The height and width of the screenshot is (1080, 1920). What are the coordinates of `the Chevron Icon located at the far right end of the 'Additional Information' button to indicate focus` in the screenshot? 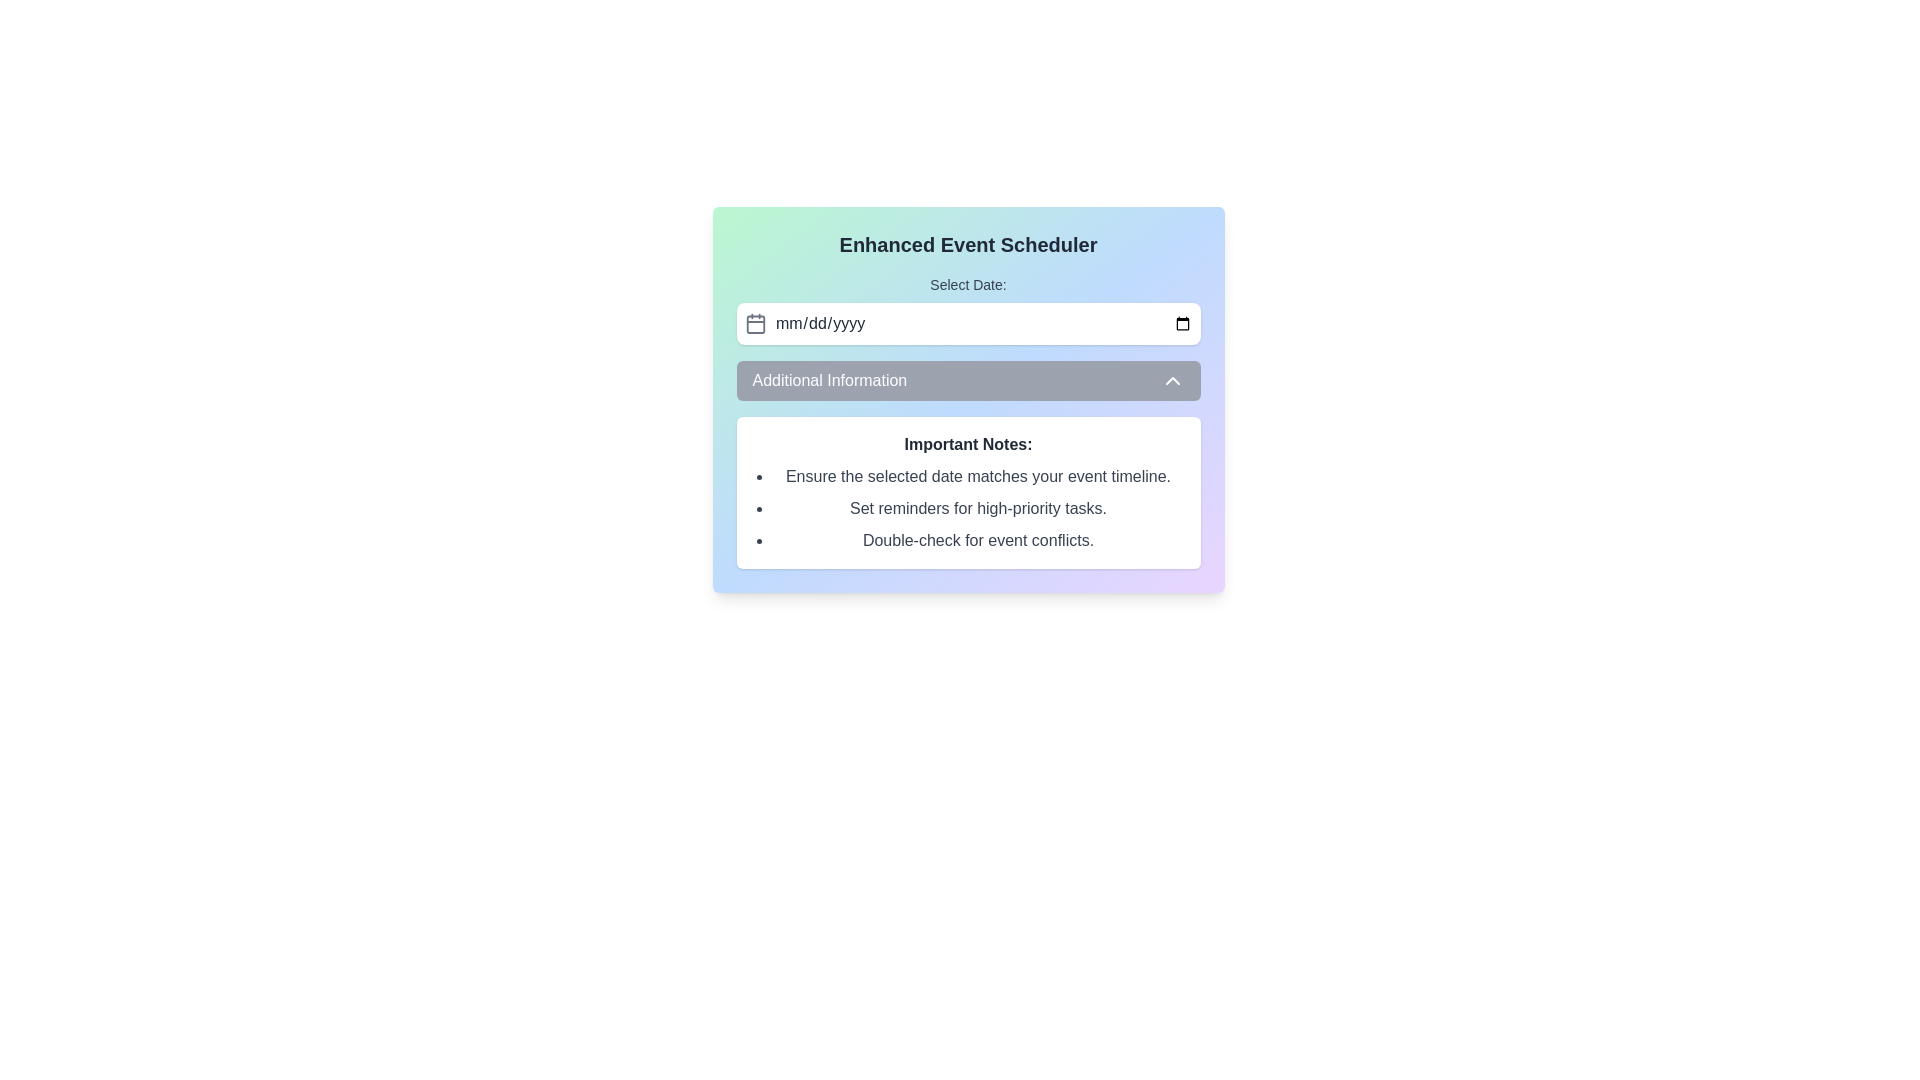 It's located at (1172, 381).